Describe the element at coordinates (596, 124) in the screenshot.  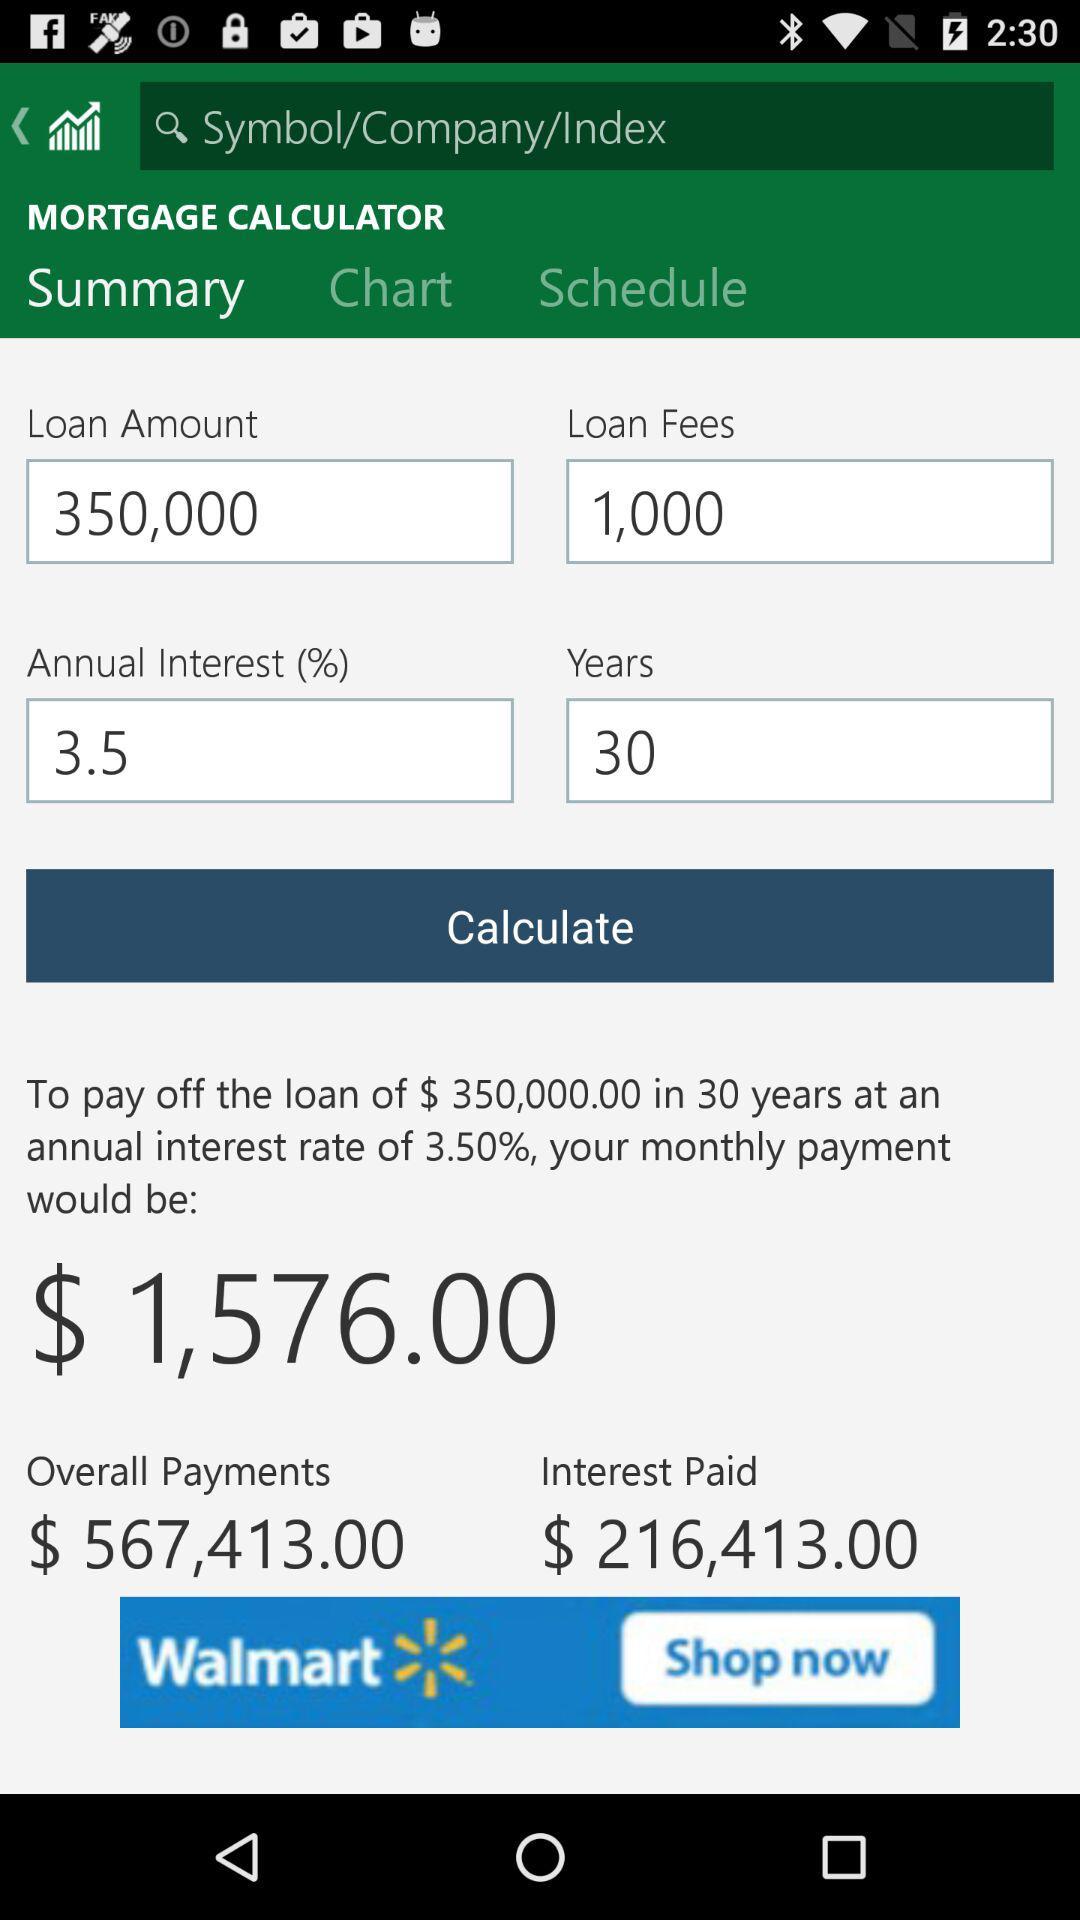
I see `in-app search bar` at that location.